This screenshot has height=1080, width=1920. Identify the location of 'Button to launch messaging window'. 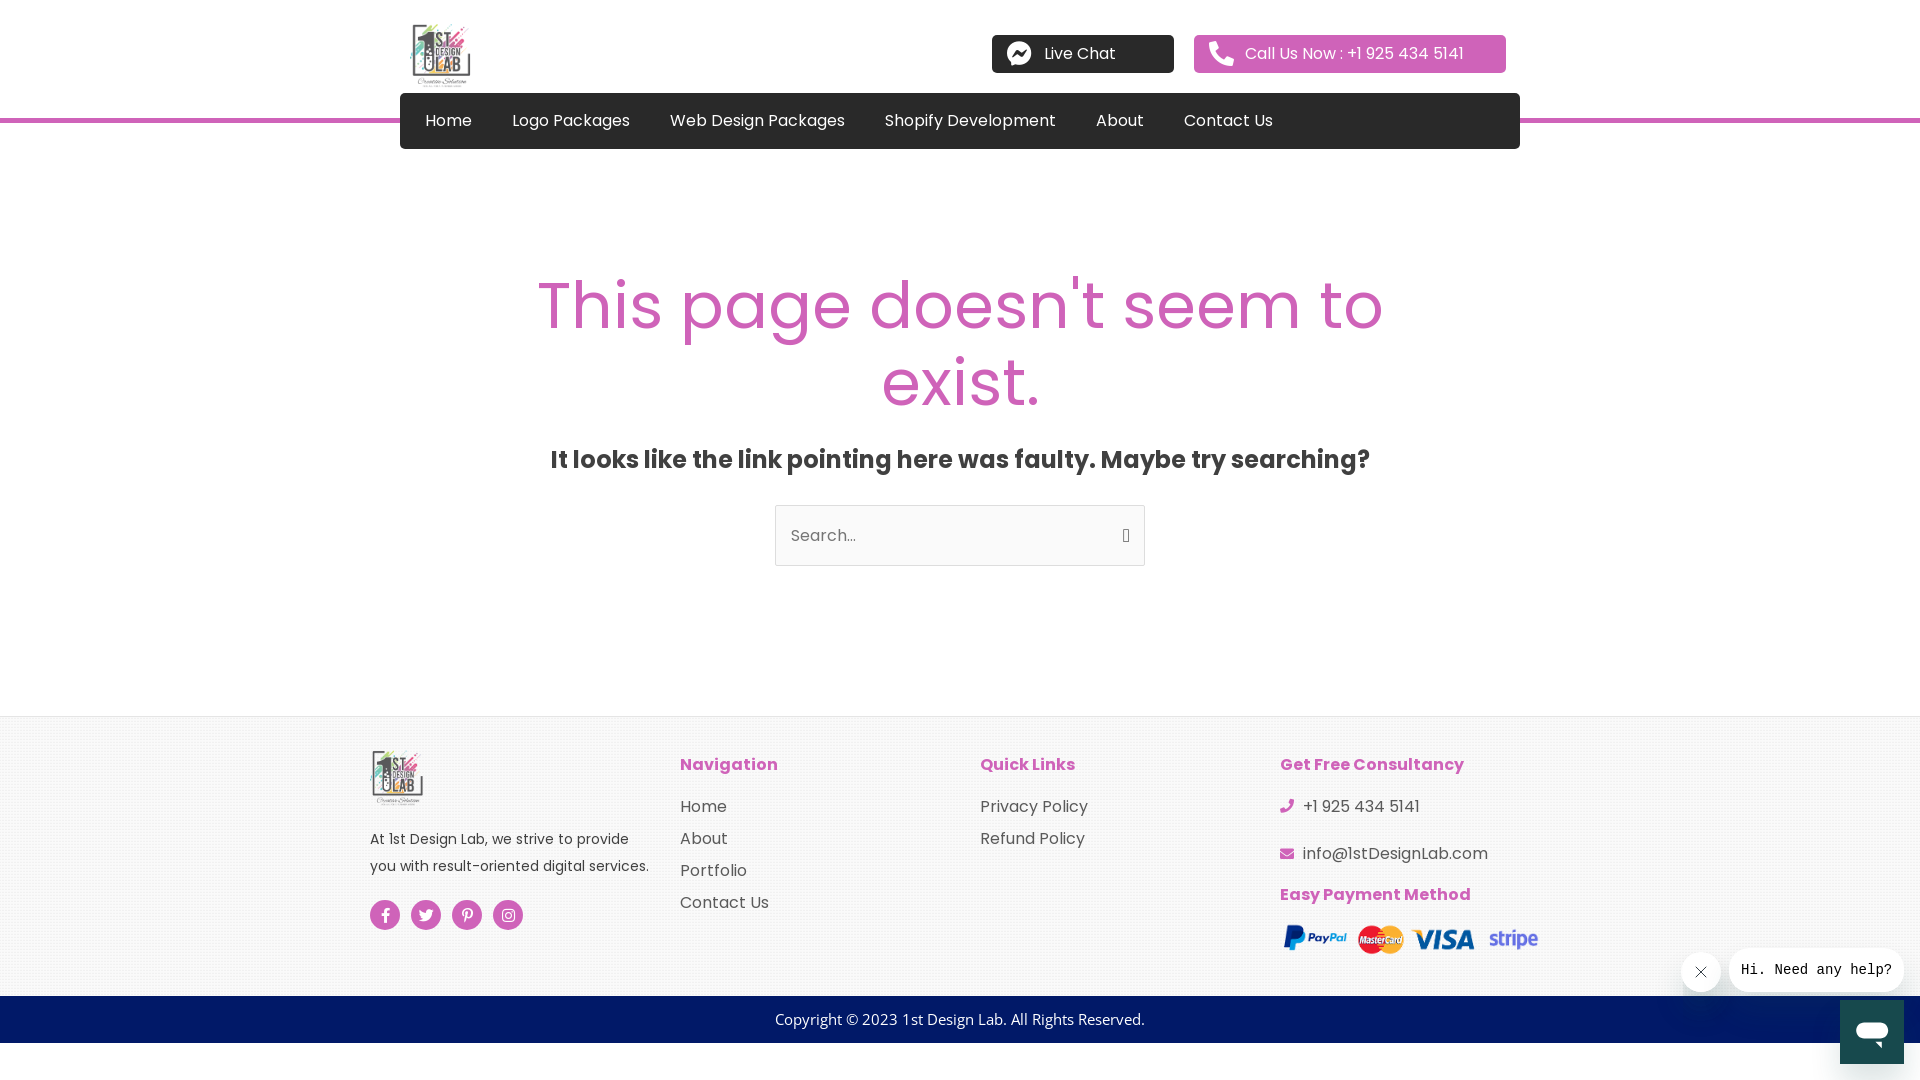
(1871, 1032).